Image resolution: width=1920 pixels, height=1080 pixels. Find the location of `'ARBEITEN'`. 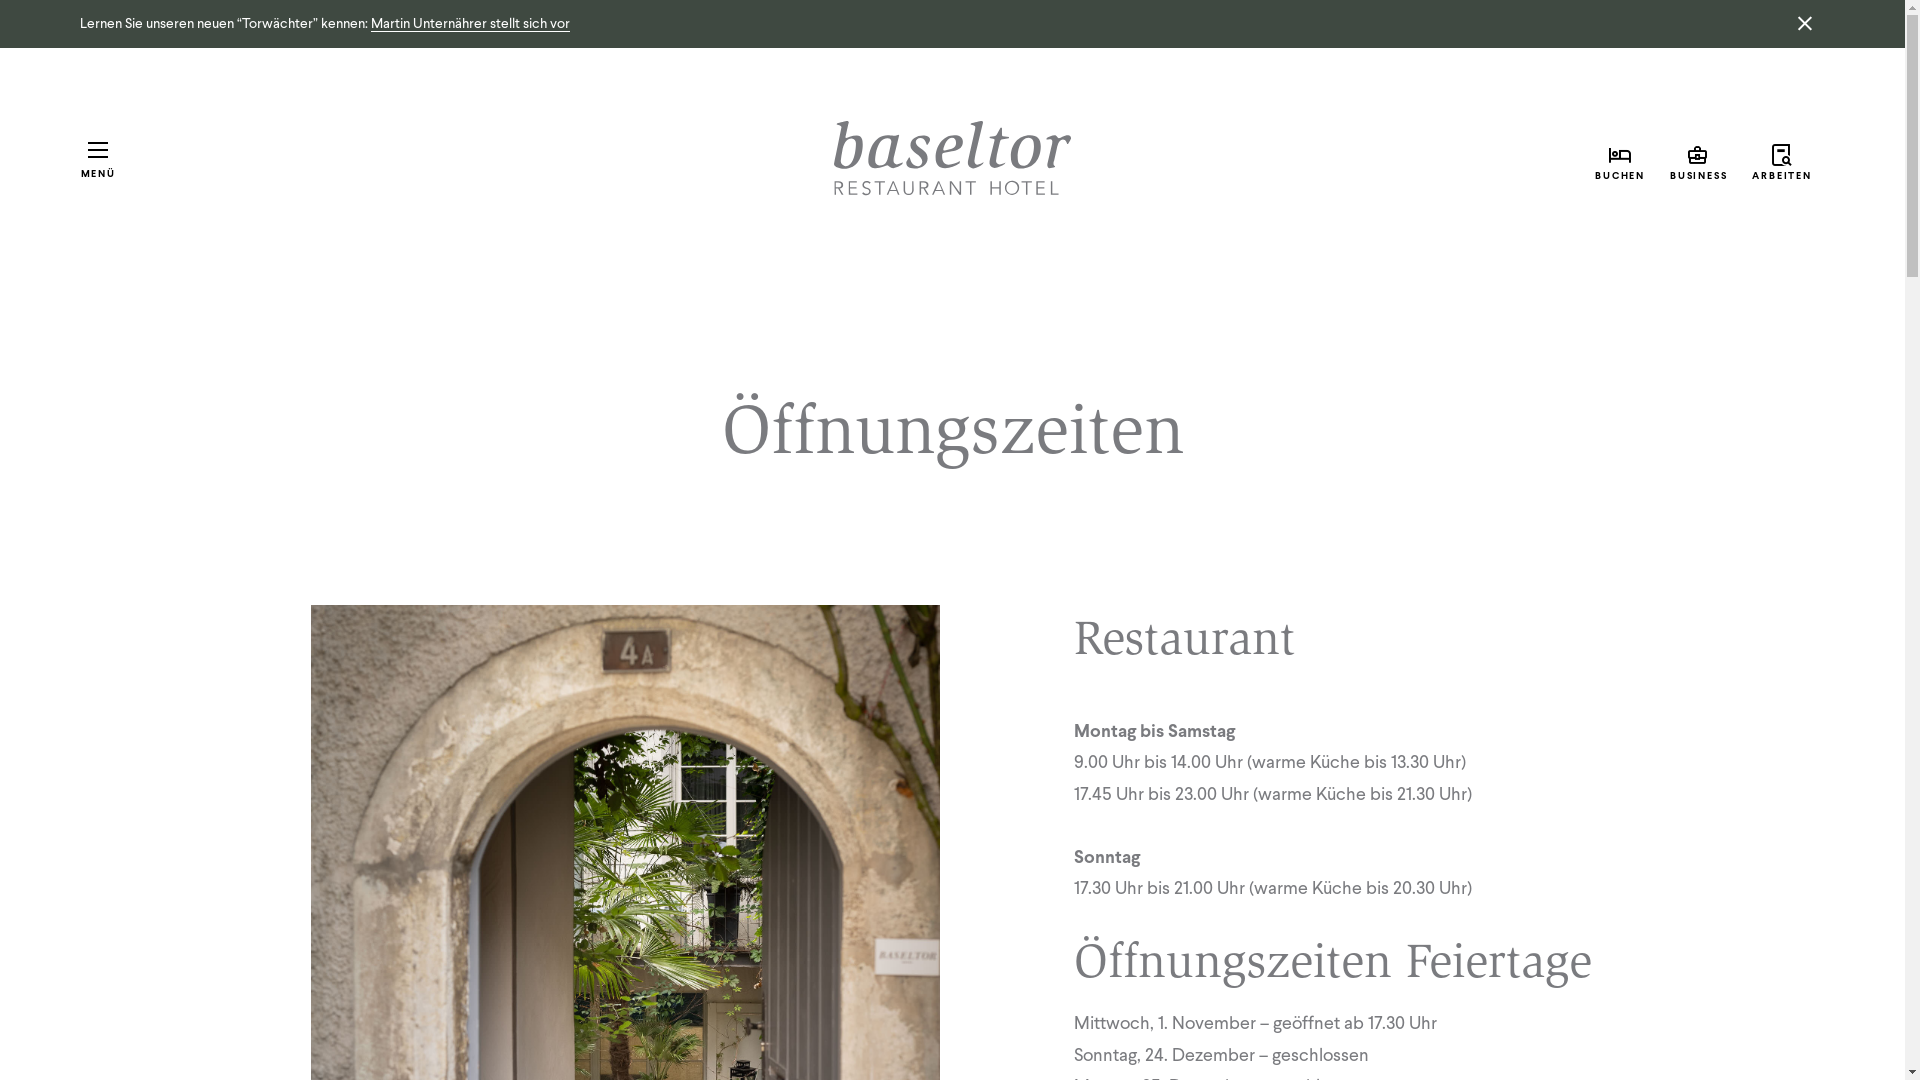

'ARBEITEN' is located at coordinates (1738, 158).